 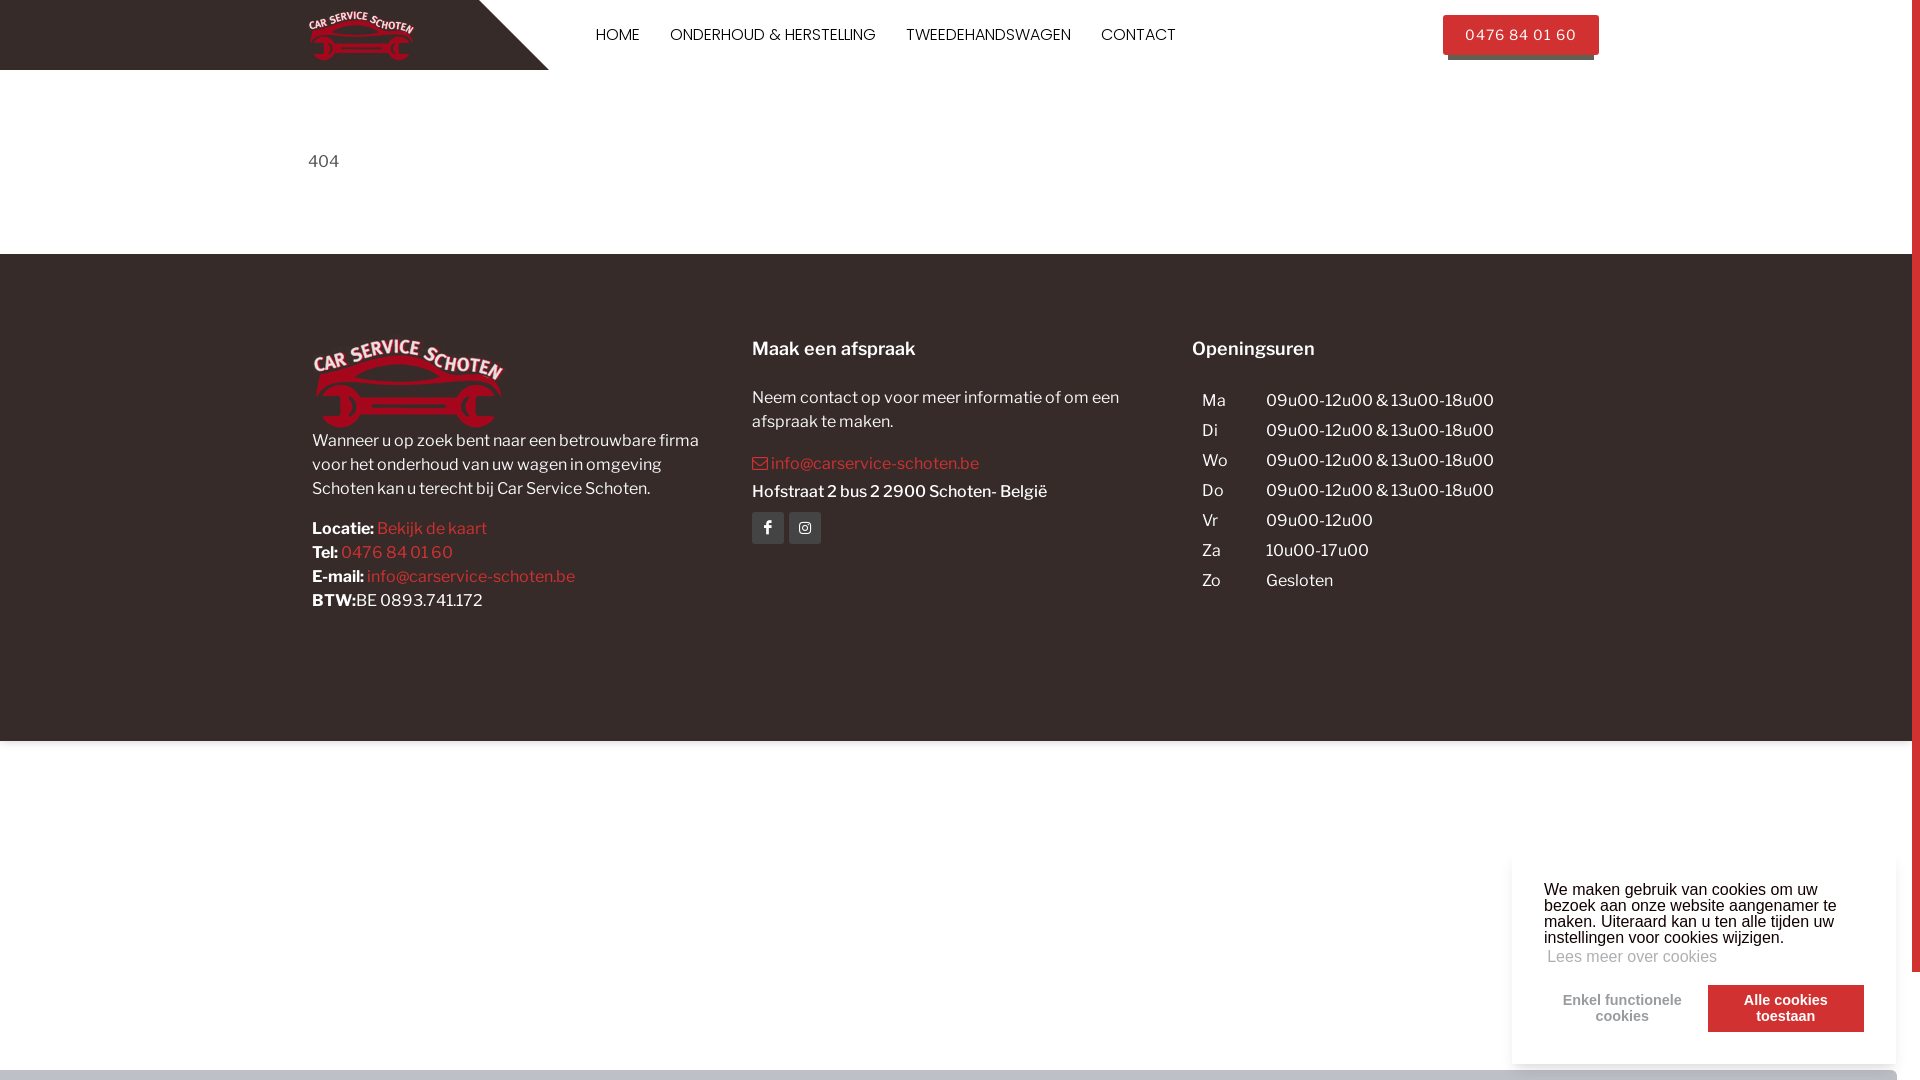 I want to click on '0476 84 01 60', so click(x=1520, y=34).